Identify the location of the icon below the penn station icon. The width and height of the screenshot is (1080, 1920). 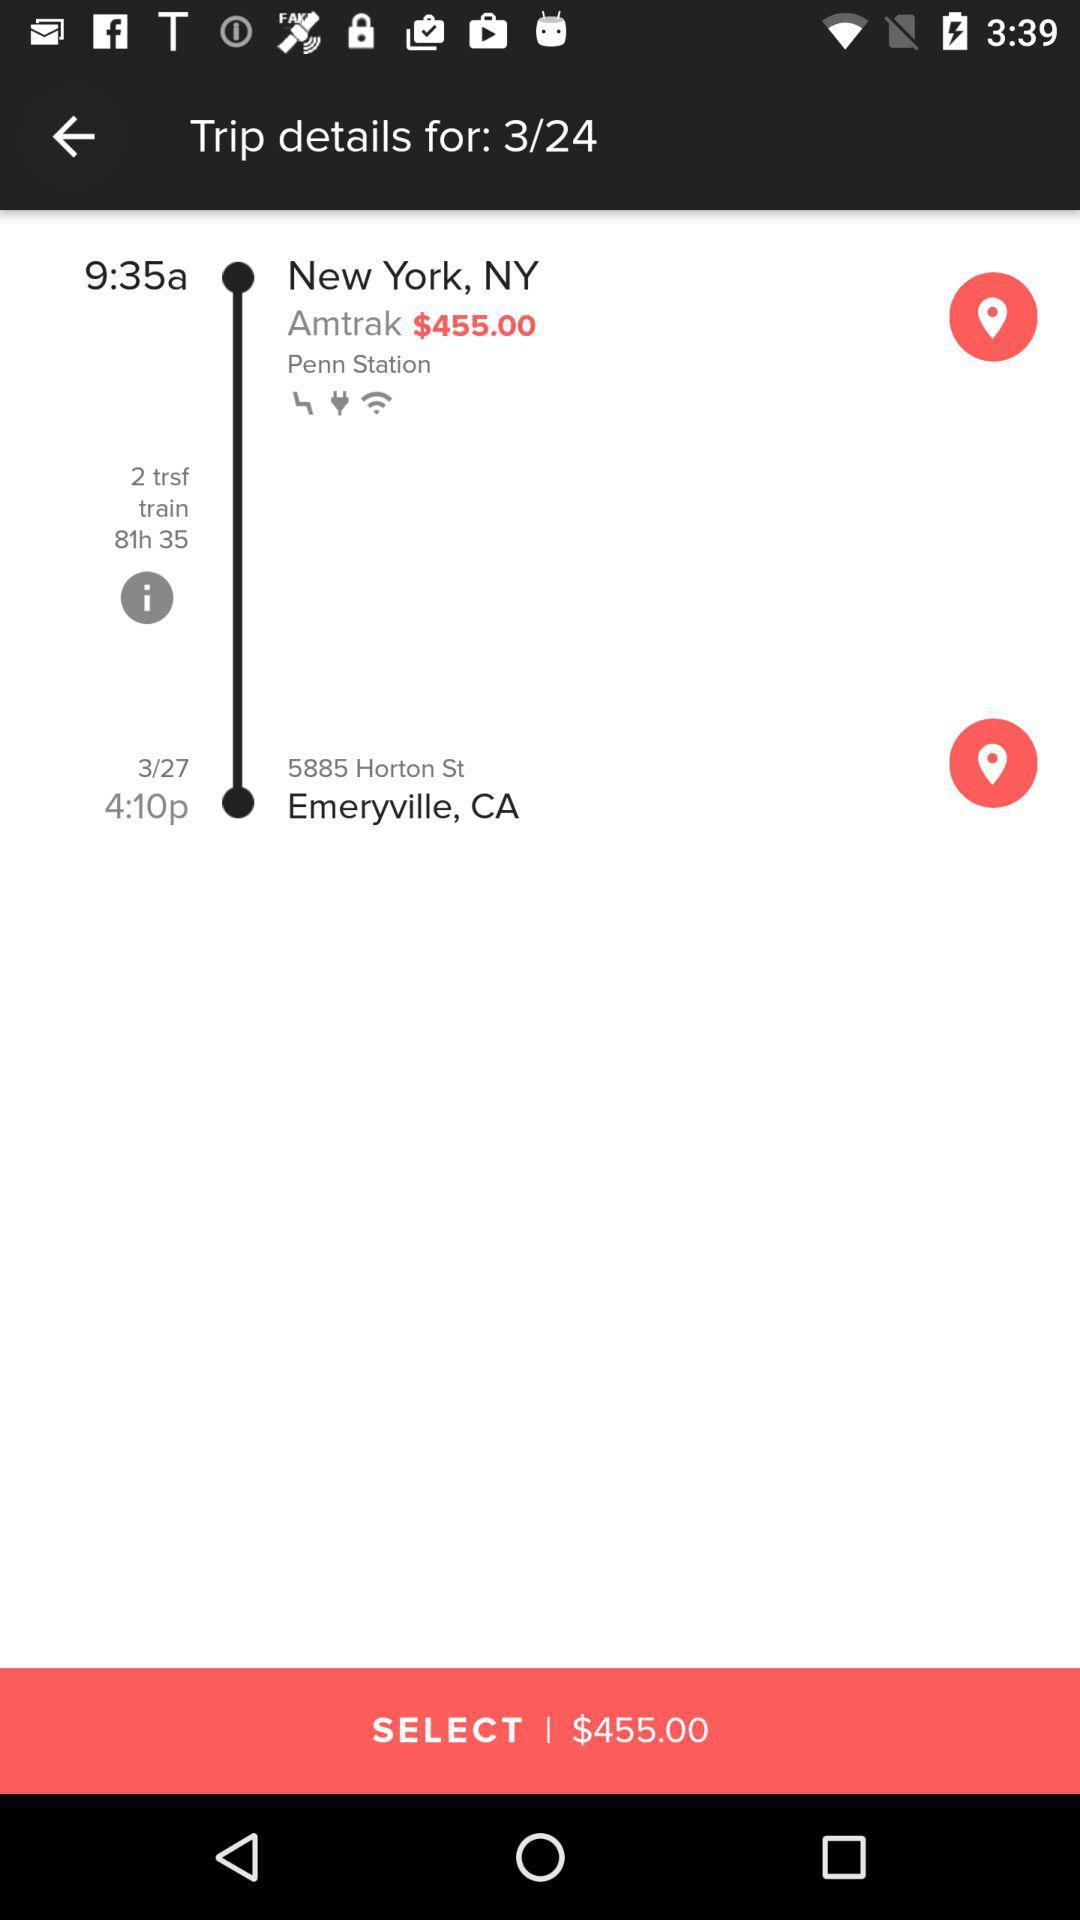
(305, 400).